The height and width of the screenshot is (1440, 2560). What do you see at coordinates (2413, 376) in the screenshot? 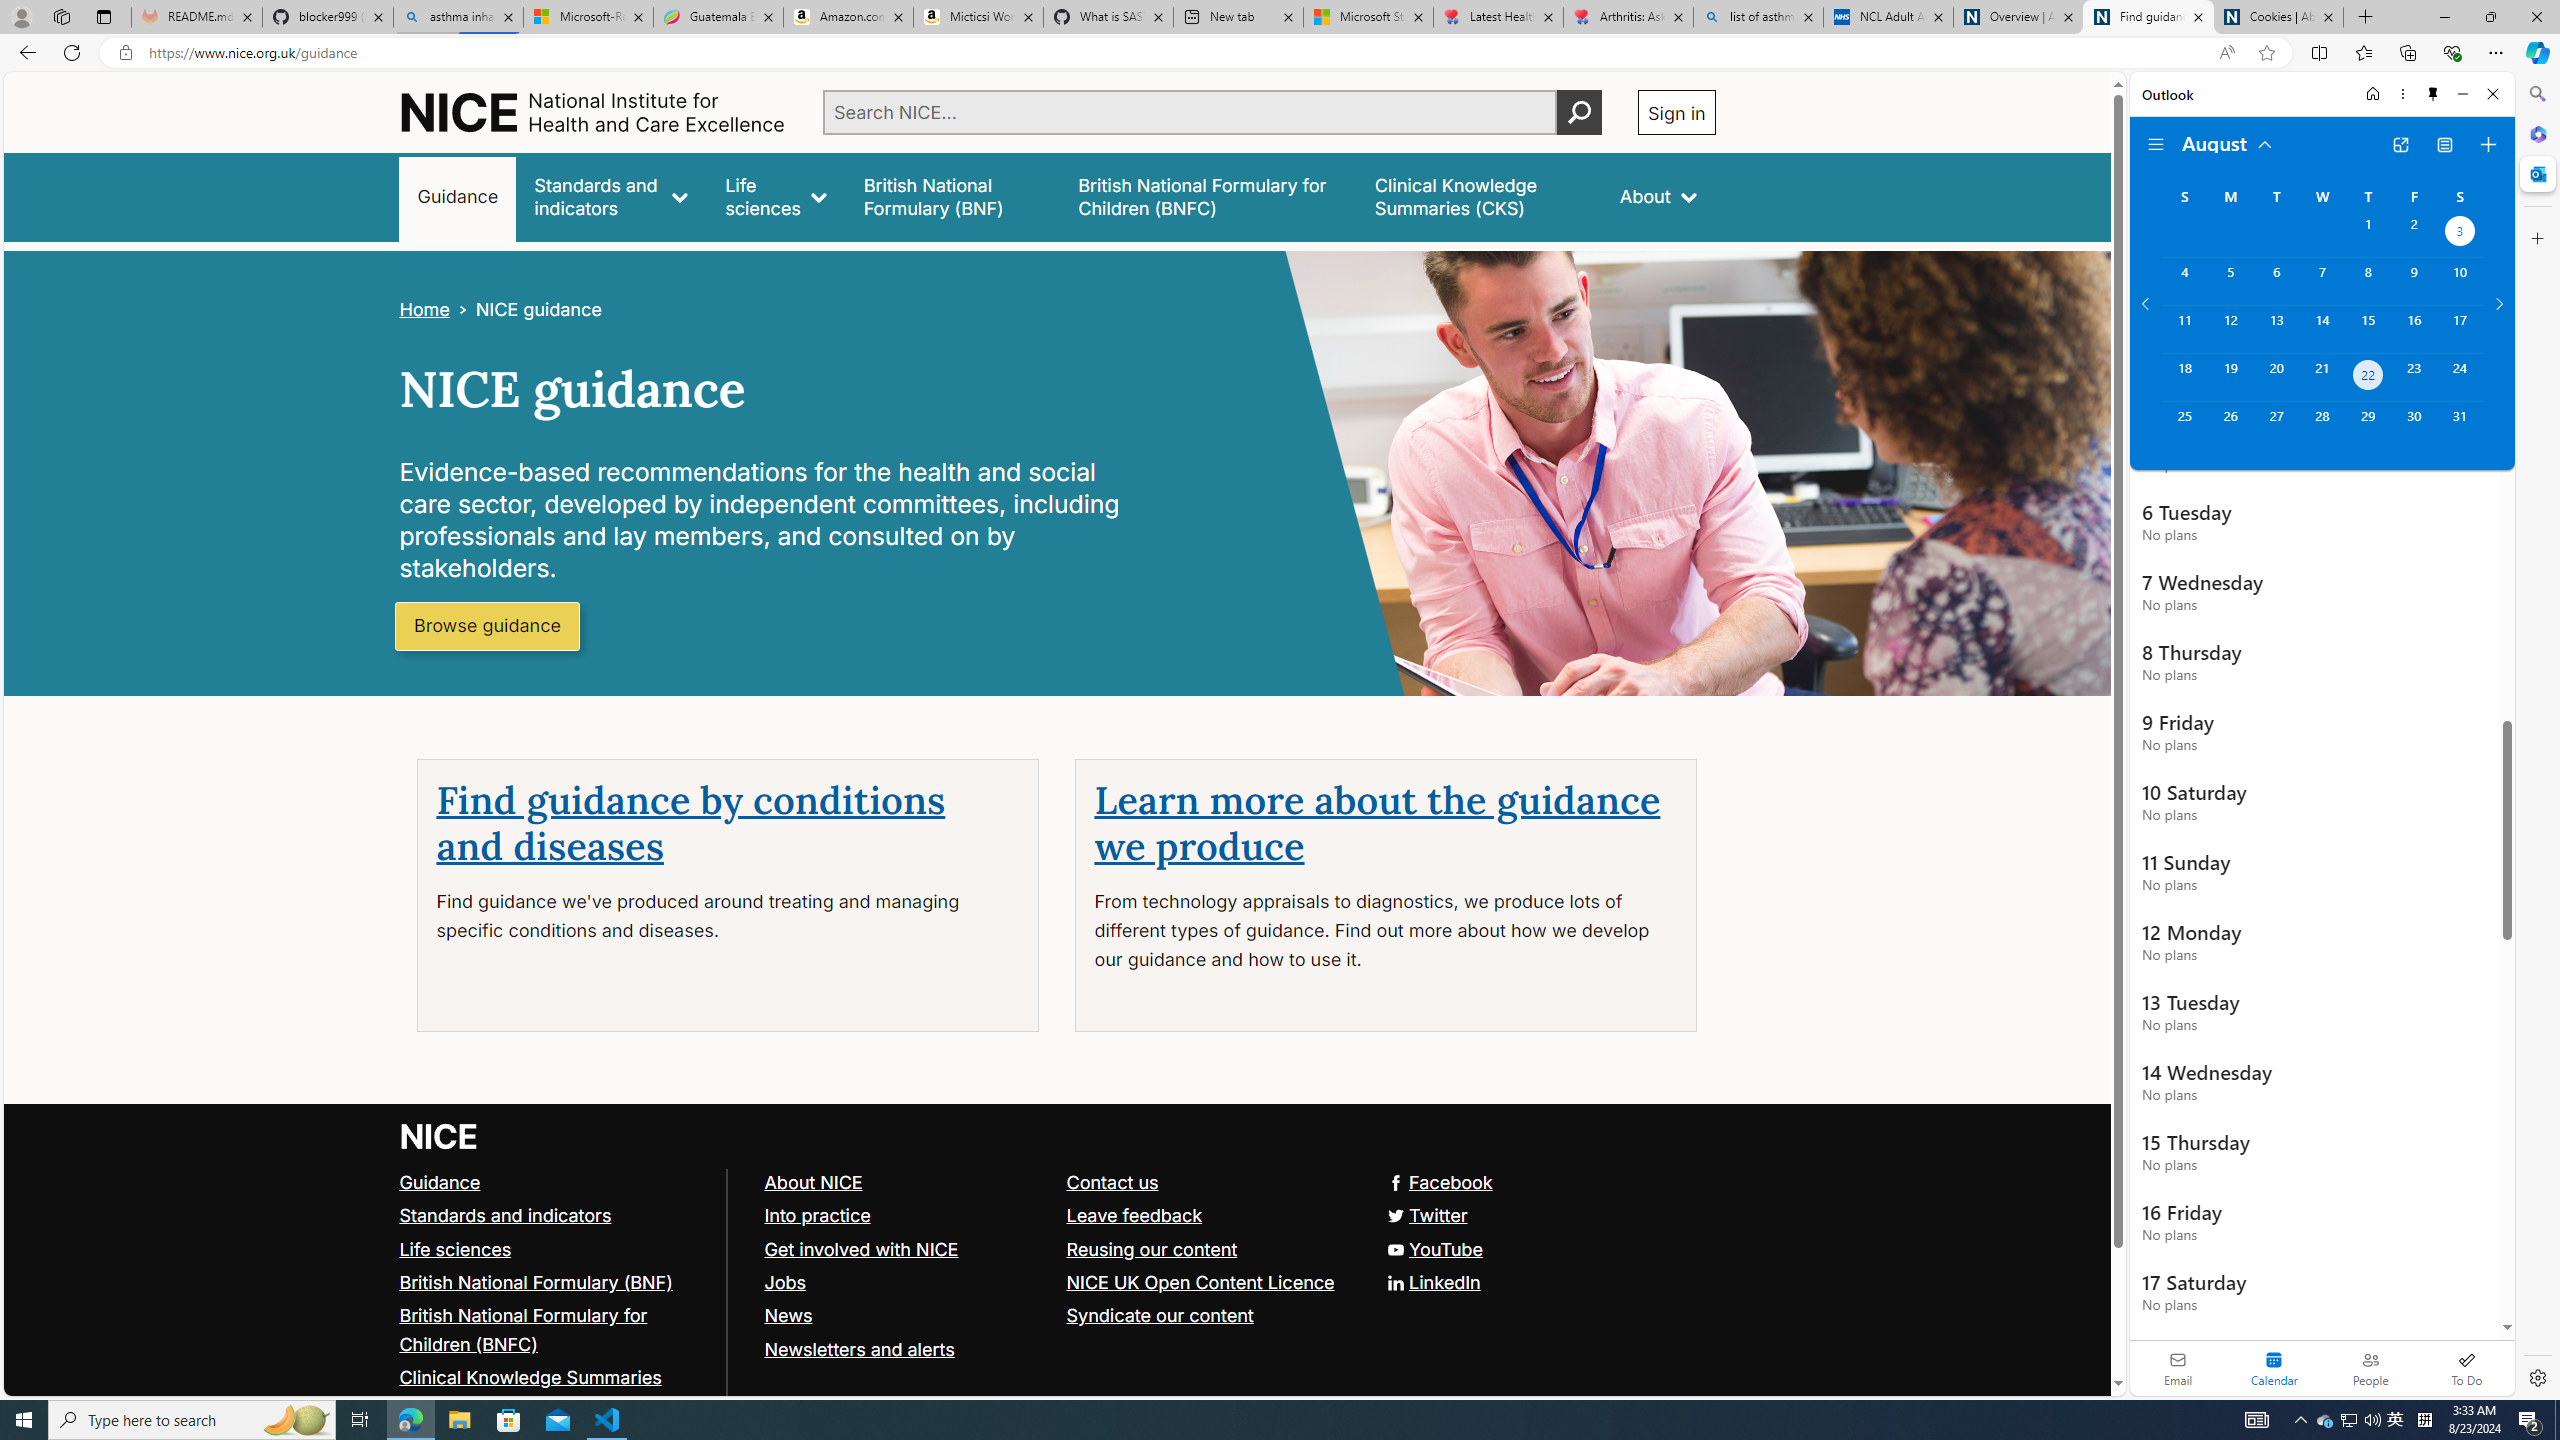
I see `'Friday, August 23, 2024. '` at bounding box center [2413, 376].